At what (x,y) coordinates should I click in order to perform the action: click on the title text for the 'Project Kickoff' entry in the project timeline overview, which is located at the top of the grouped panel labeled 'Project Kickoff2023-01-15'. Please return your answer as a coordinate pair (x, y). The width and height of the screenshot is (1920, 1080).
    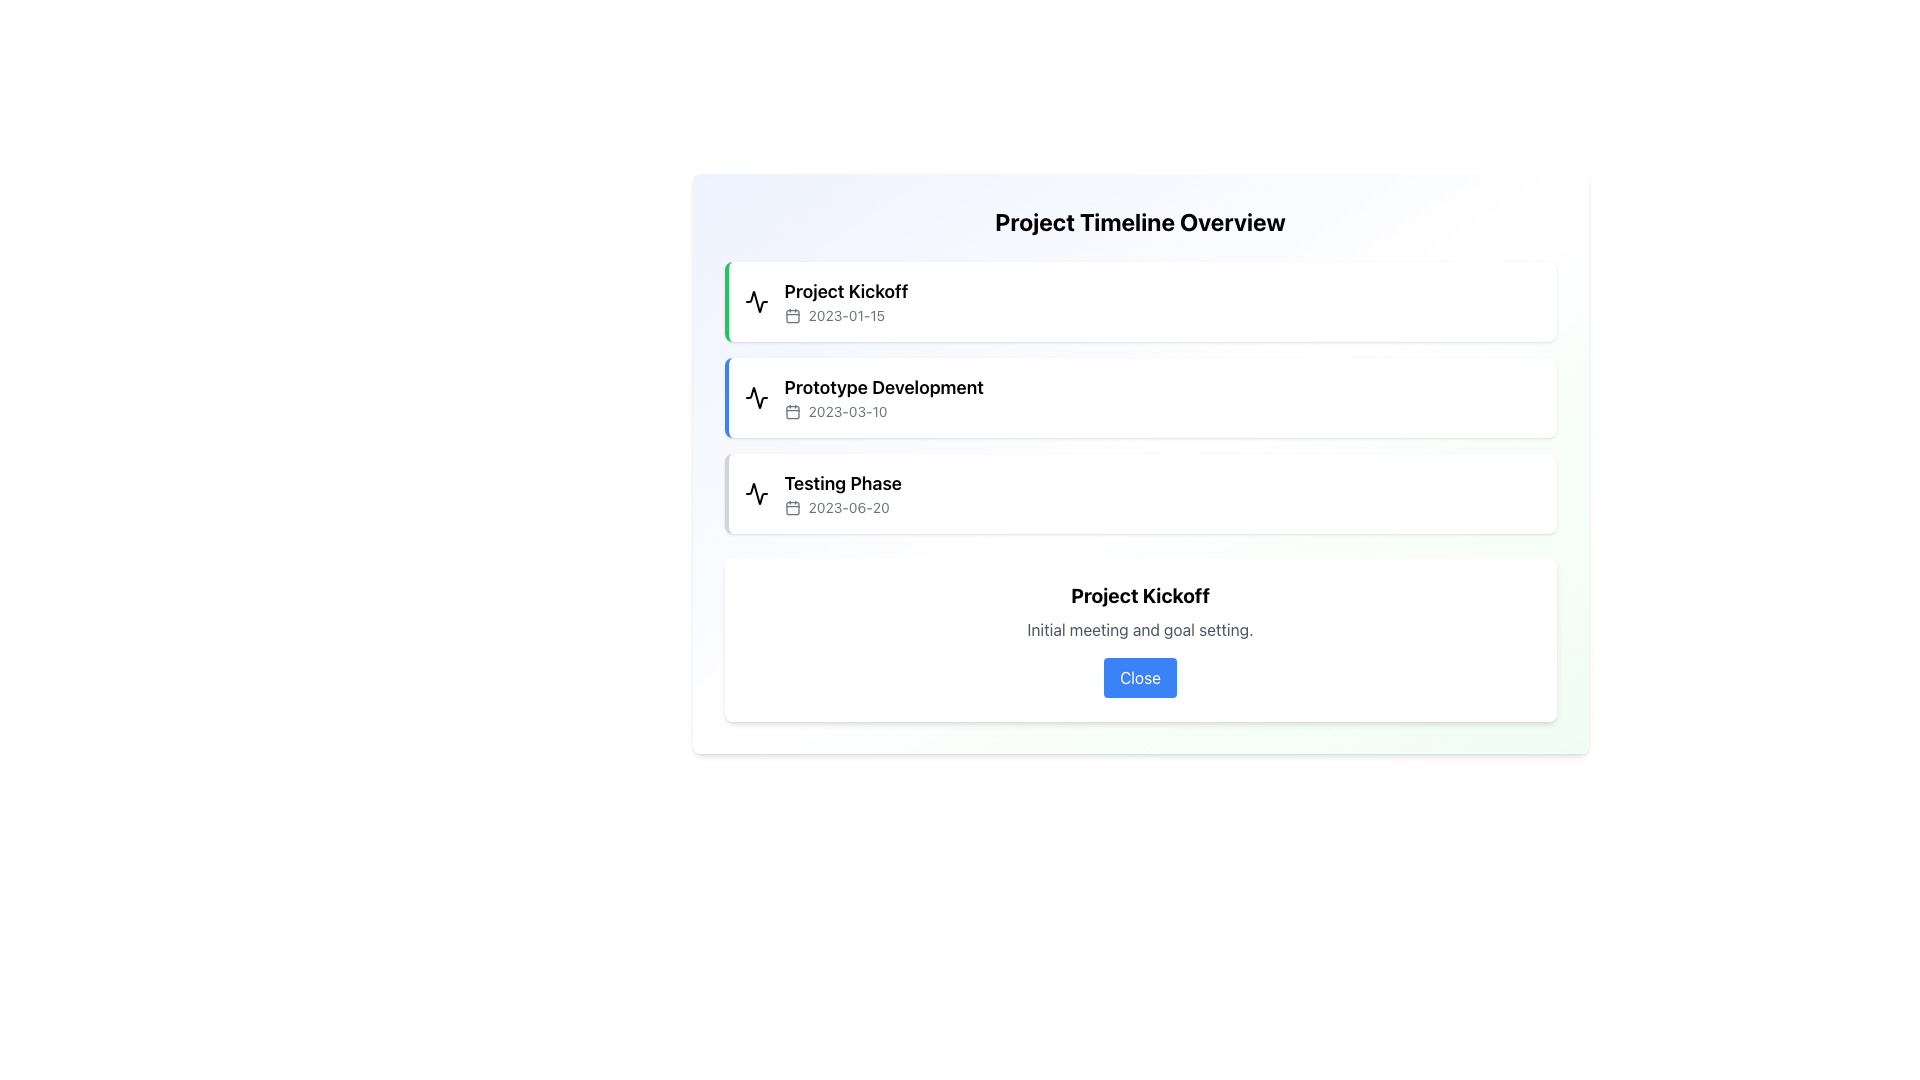
    Looking at the image, I should click on (846, 292).